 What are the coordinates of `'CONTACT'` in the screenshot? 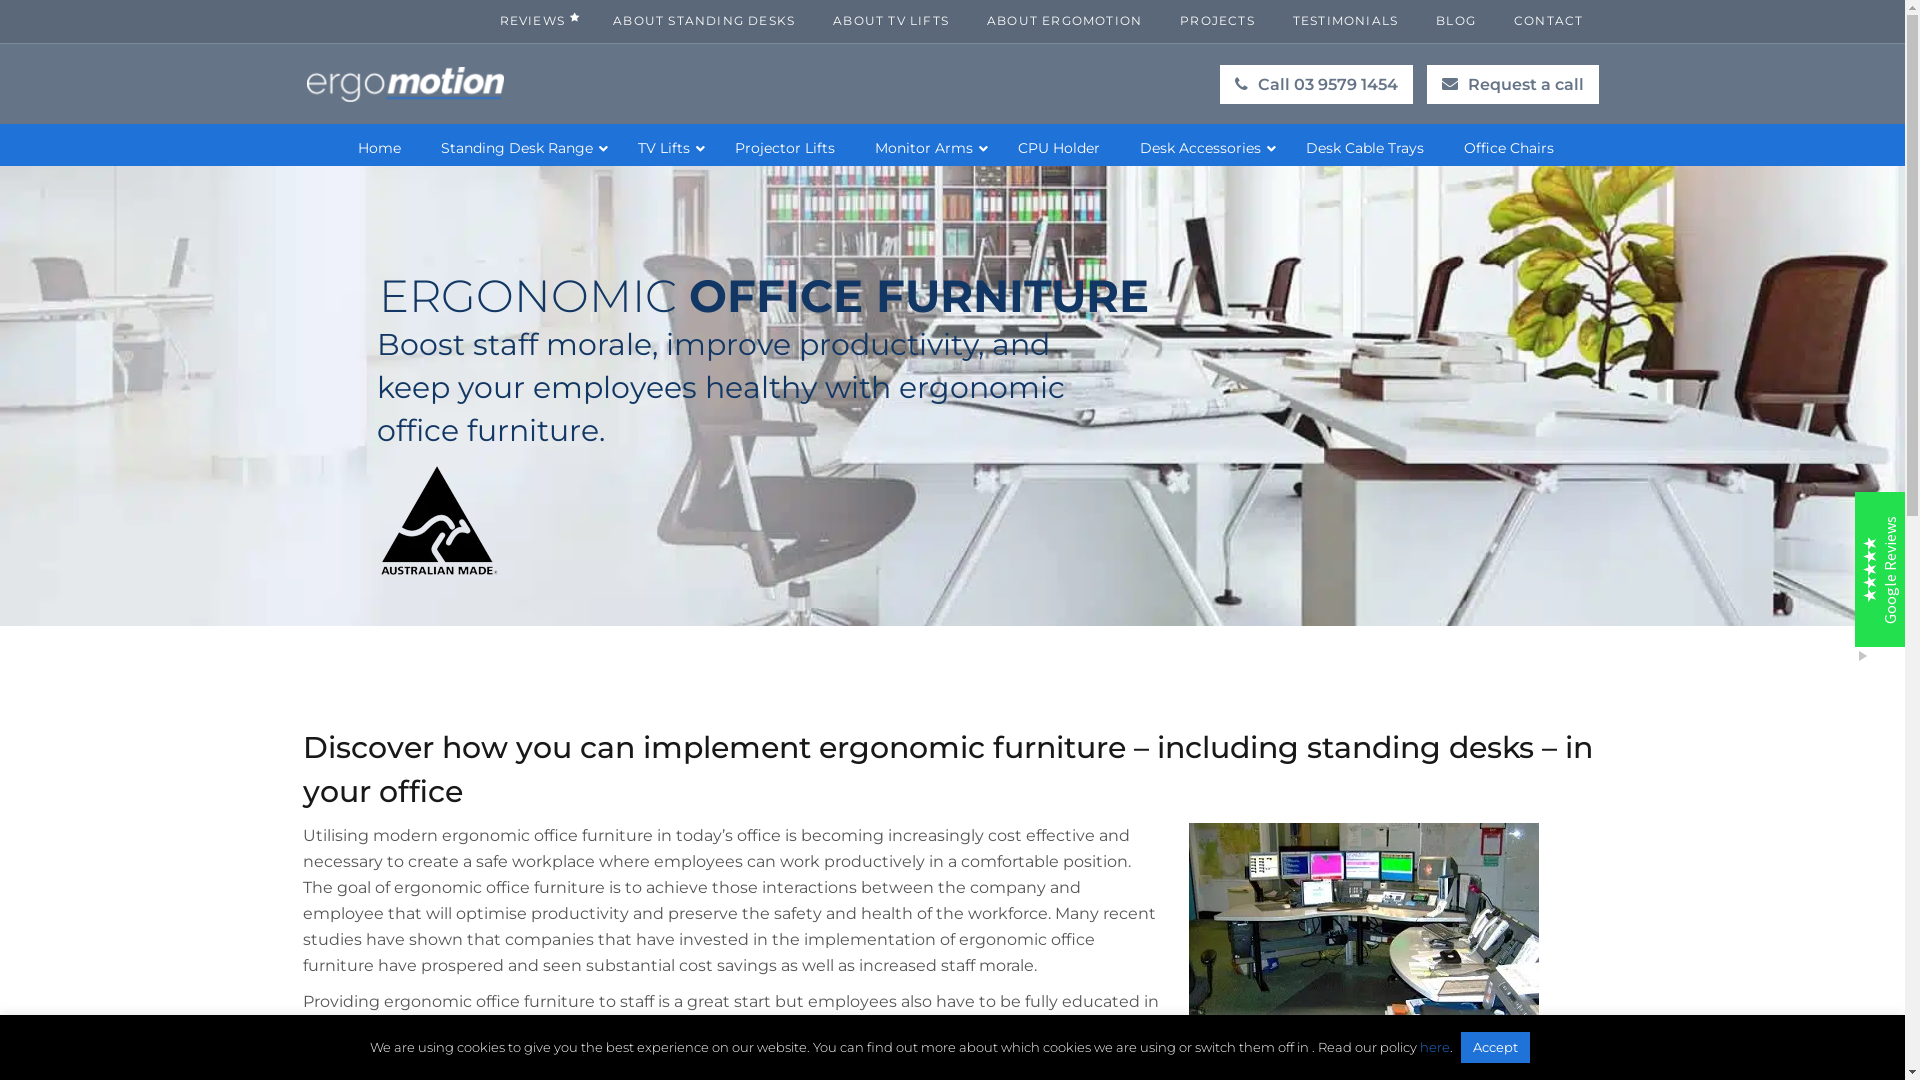 It's located at (1547, 20).